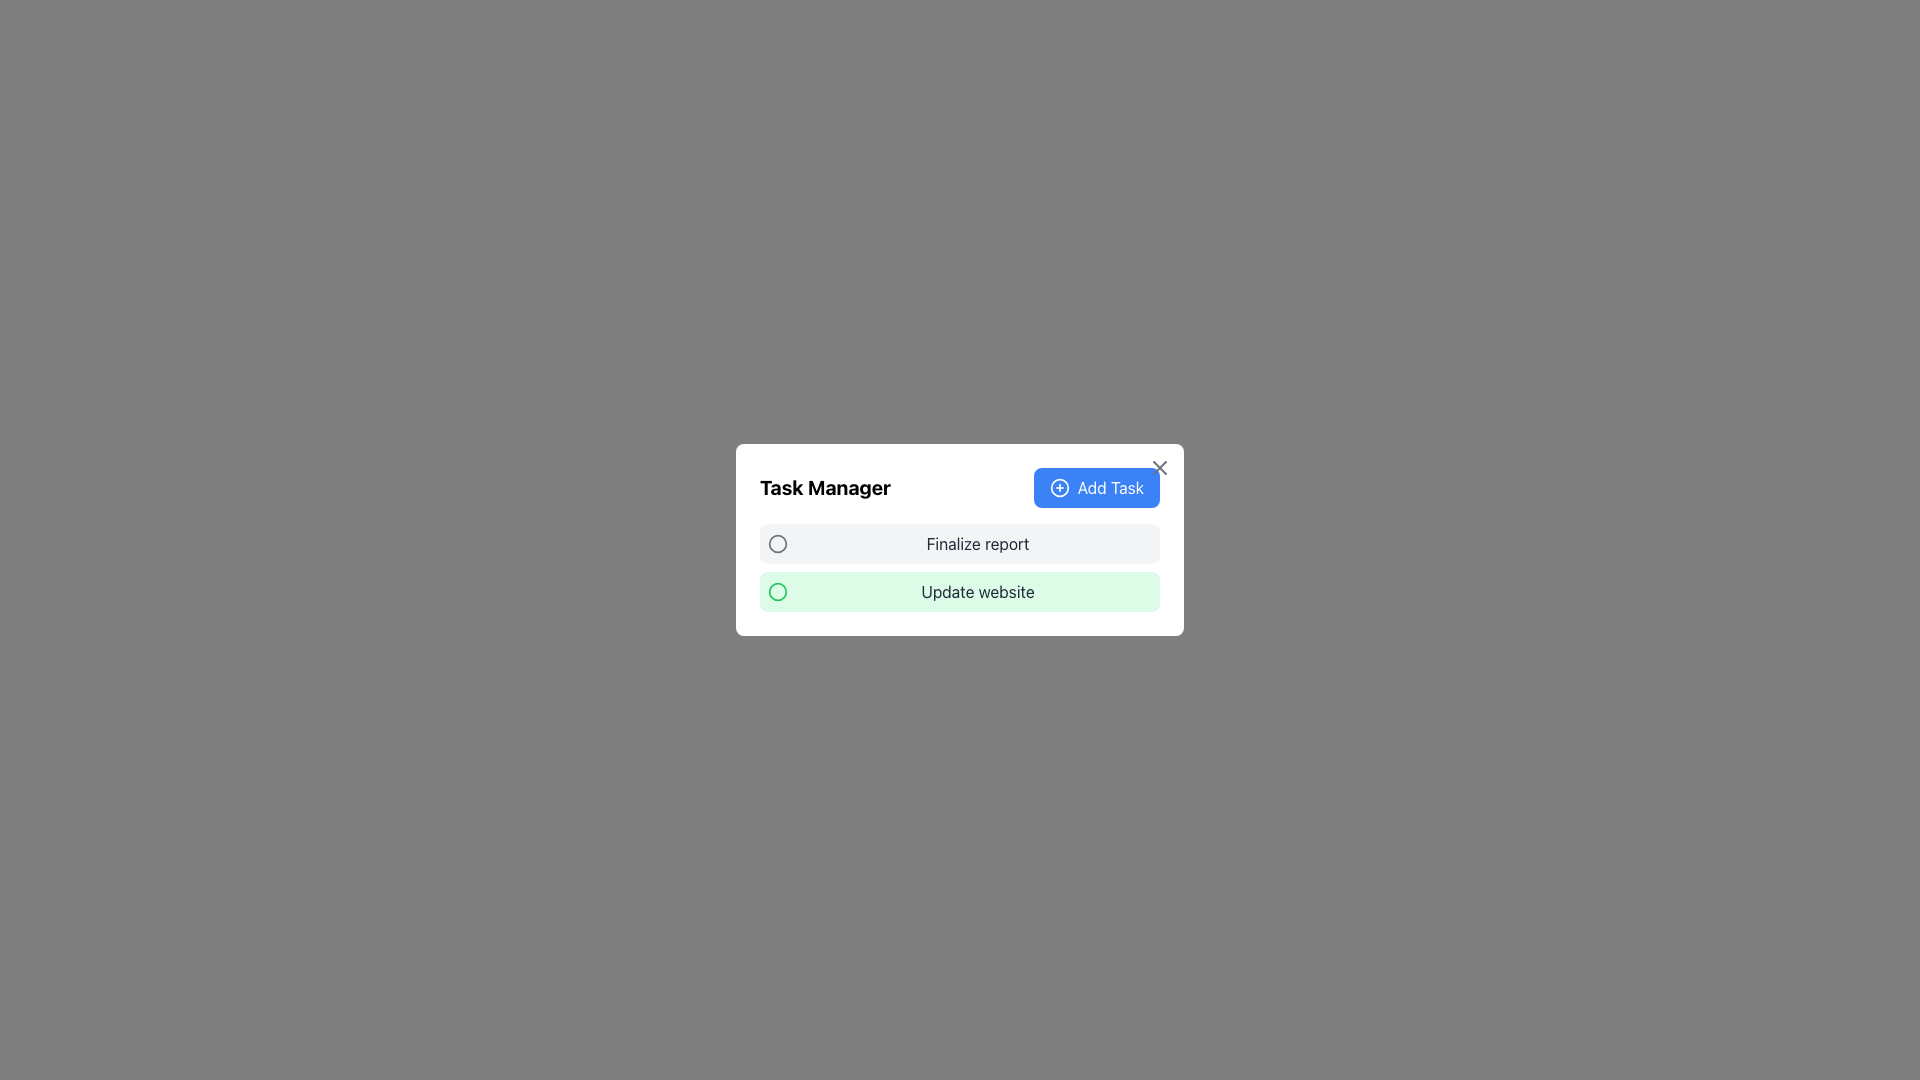 This screenshot has width=1920, height=1080. What do you see at coordinates (1160, 467) in the screenshot?
I see `the Close icon located in the top-right corner of the Task Manager interface` at bounding box center [1160, 467].